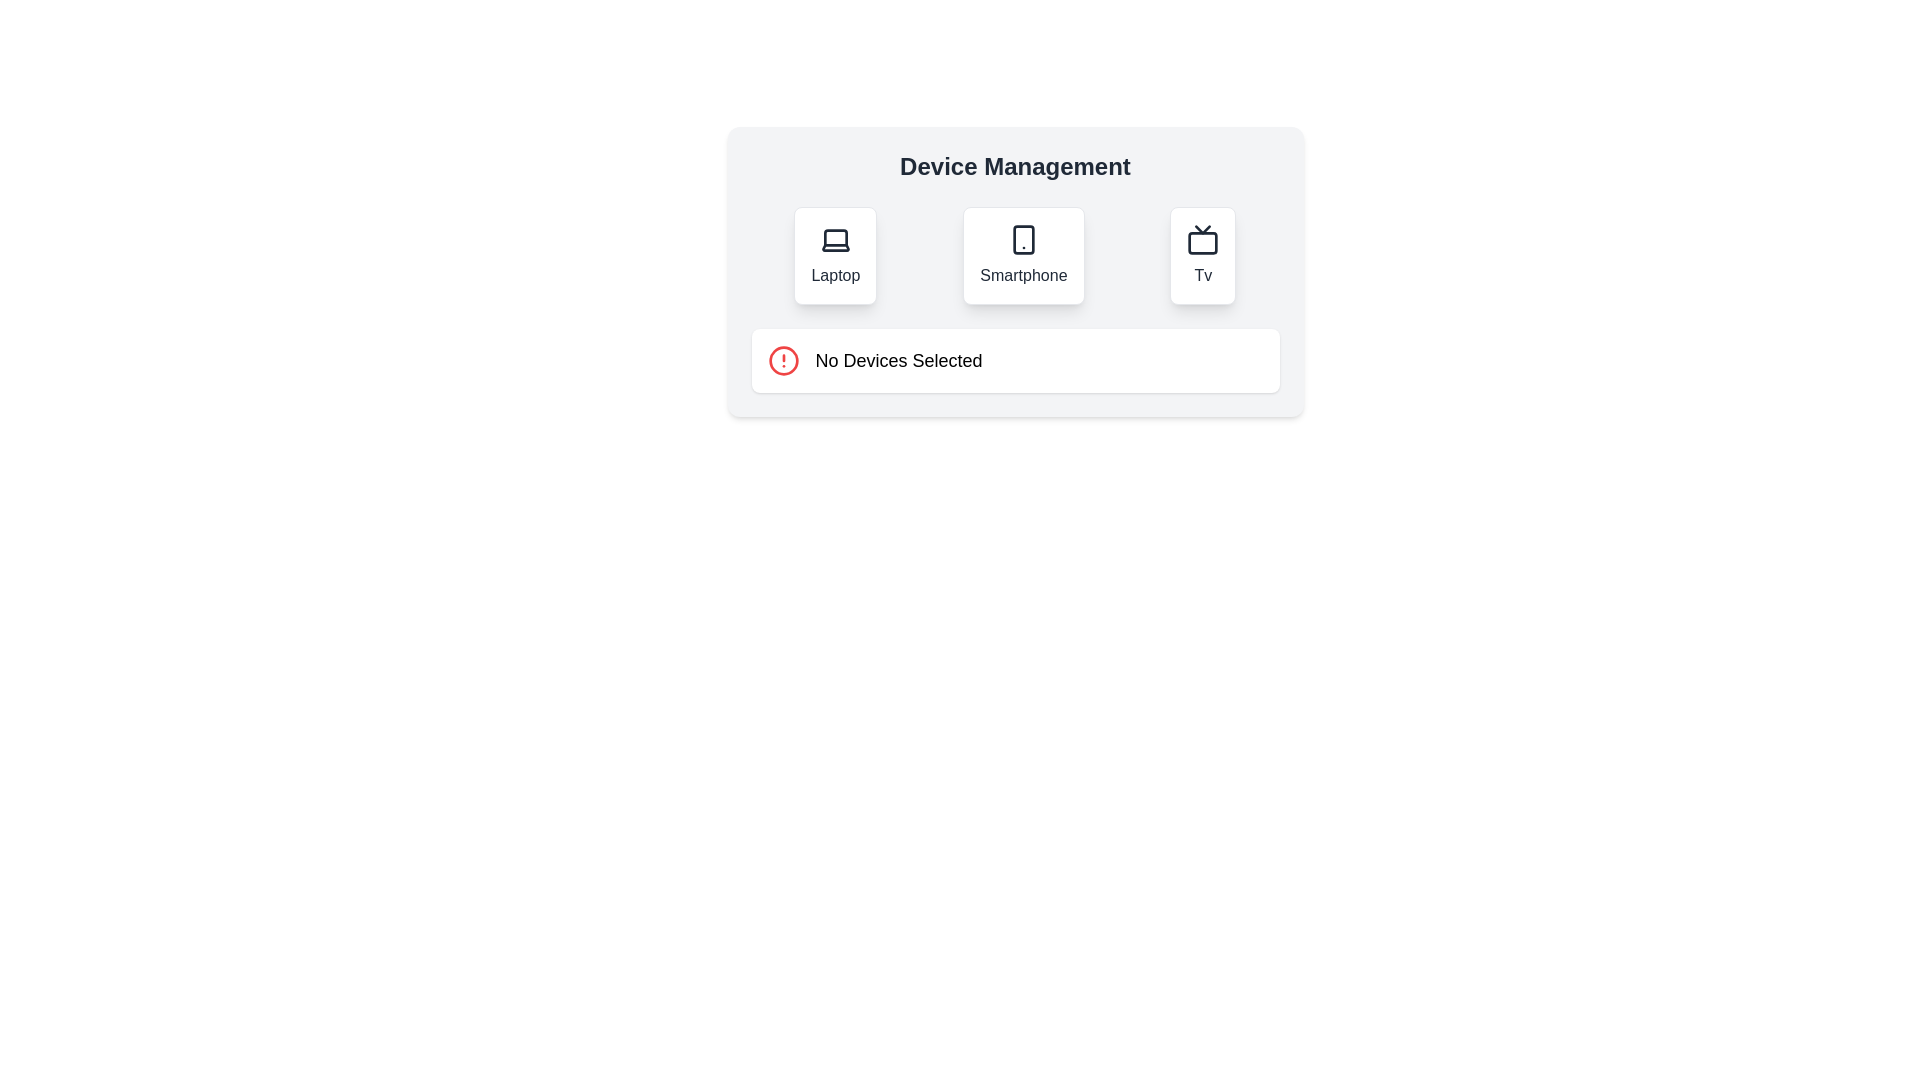 The image size is (1920, 1080). I want to click on to select the 'Laptop' option from the first card in the 'Device Management' section, which features a stylized laptop icon and is visually distinct with a rounded border and shadow effects, so click(835, 254).